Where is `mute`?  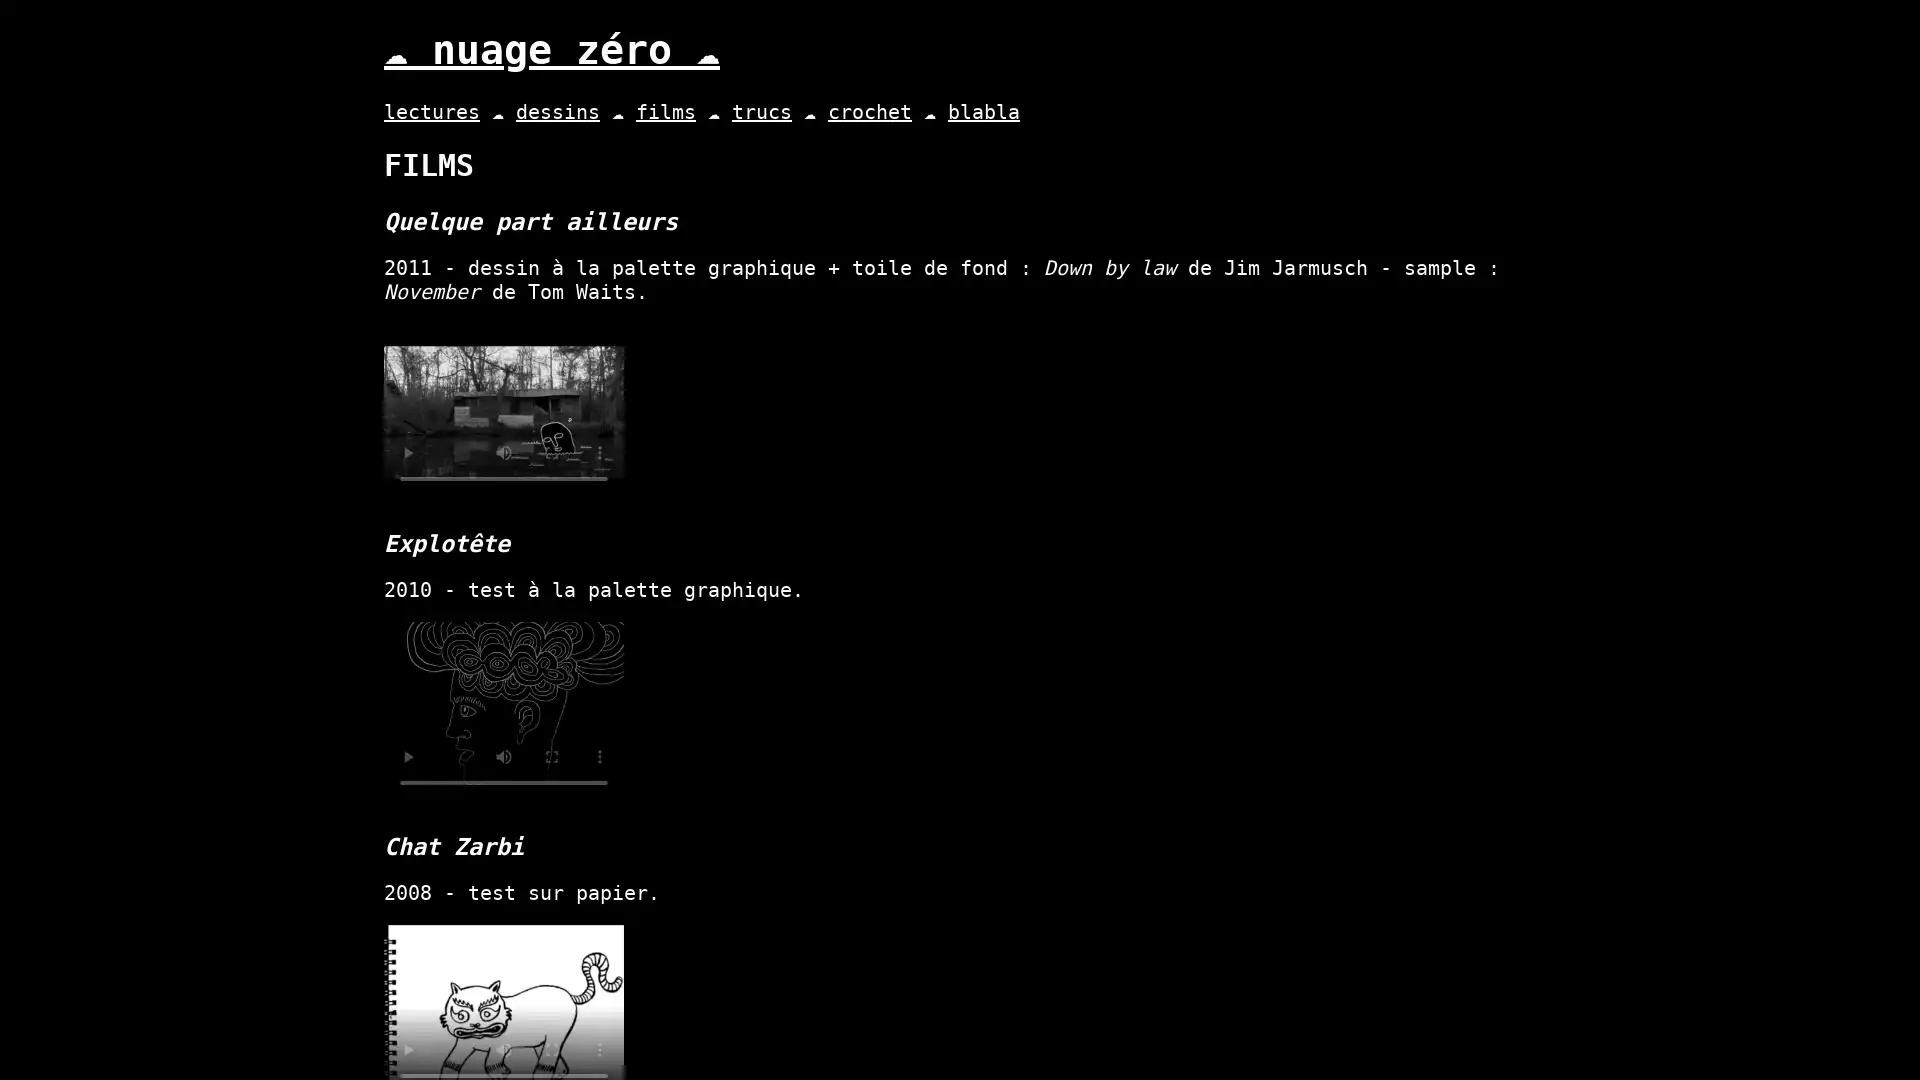 mute is located at coordinates (504, 1048).